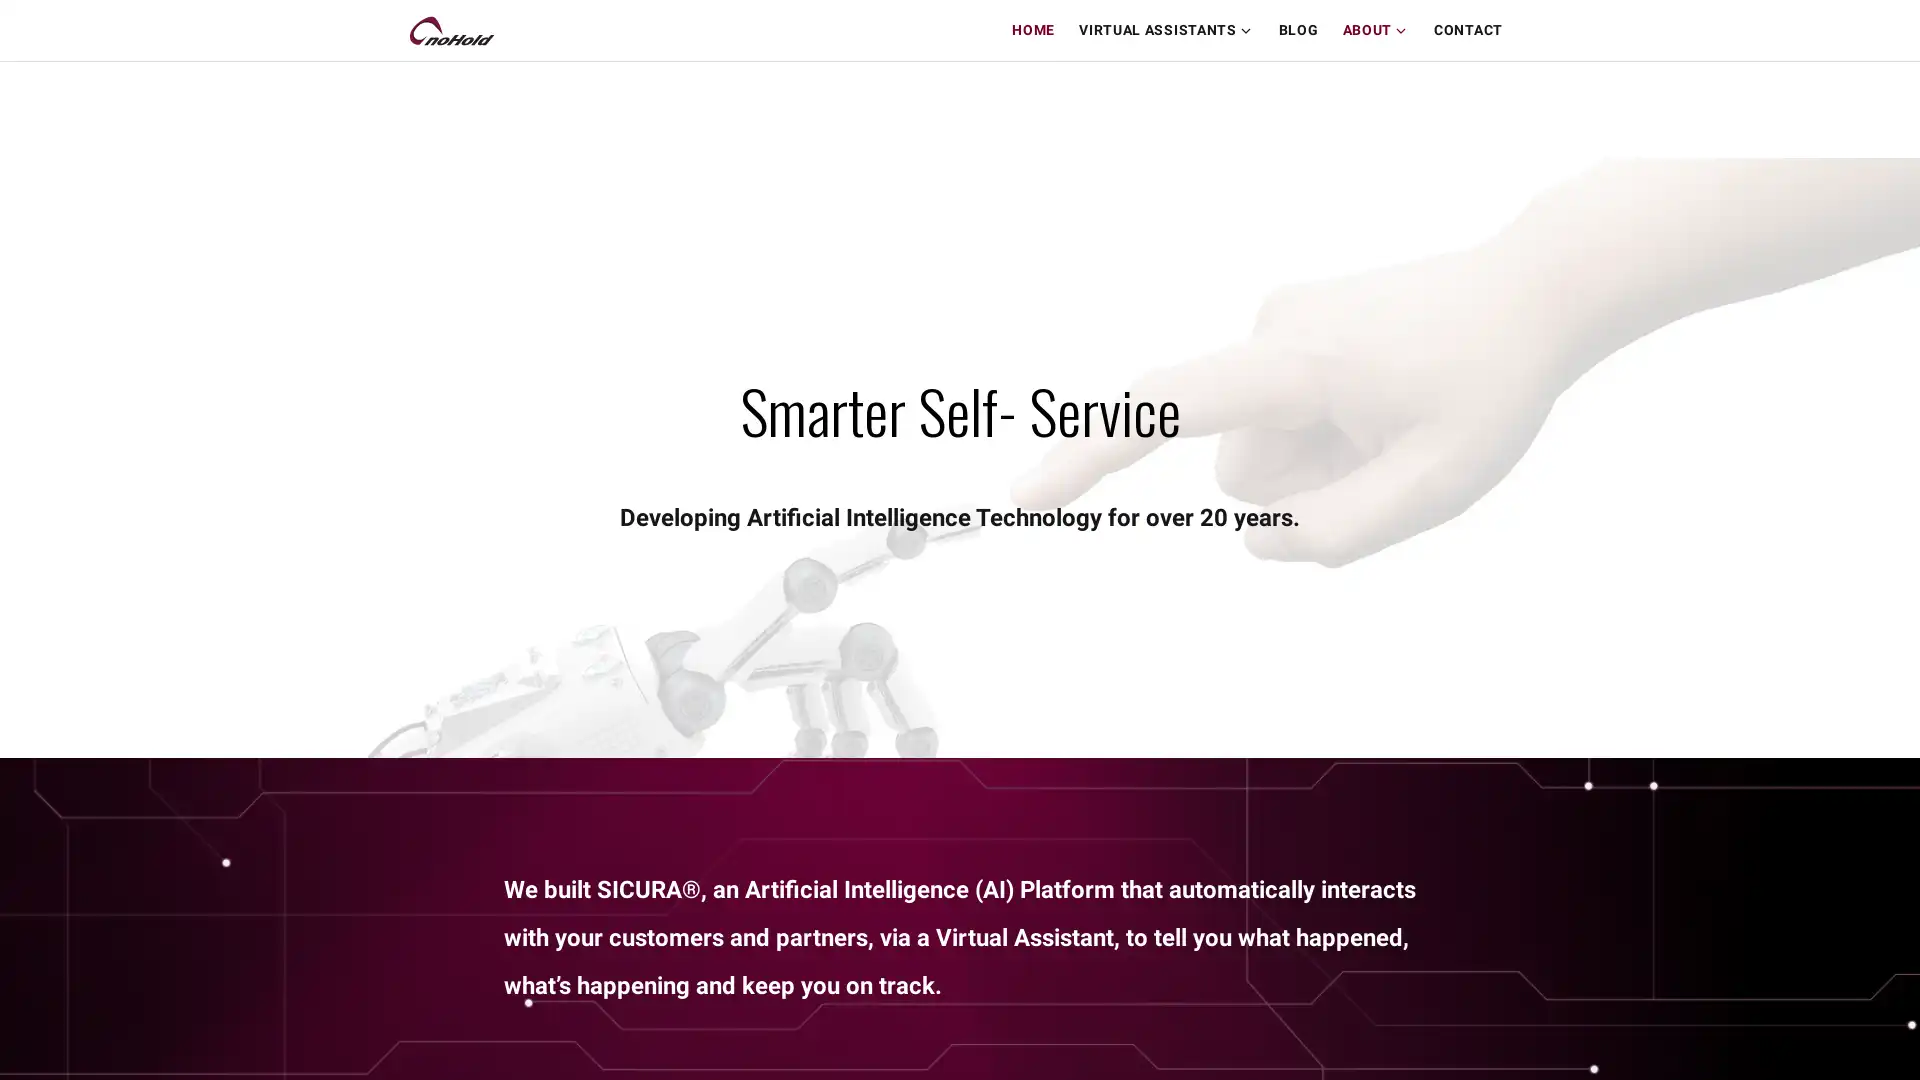  What do you see at coordinates (1405, 30) in the screenshot?
I see `Show submenu for About` at bounding box center [1405, 30].